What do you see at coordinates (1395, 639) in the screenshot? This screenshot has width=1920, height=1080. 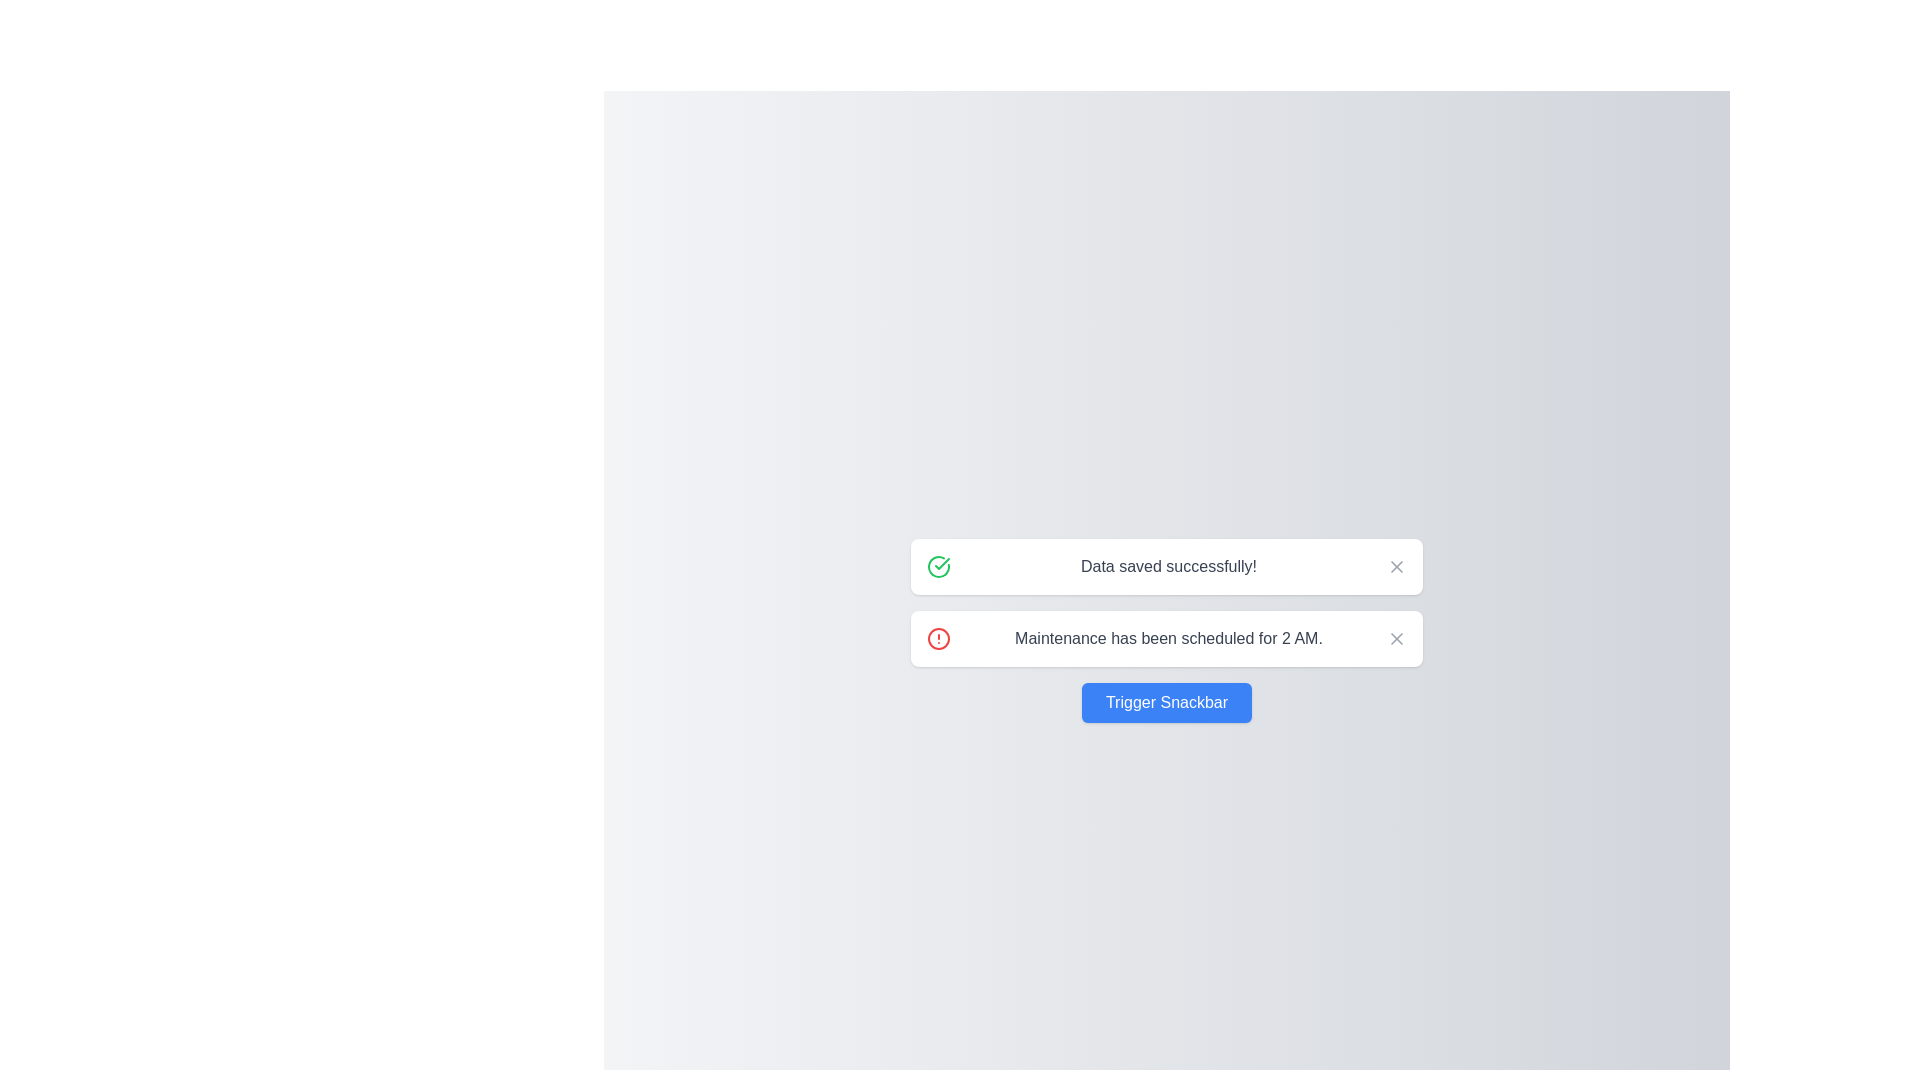 I see `the close button of the snackbar with message 'Maintenance has been scheduled for 2 AM.'` at bounding box center [1395, 639].